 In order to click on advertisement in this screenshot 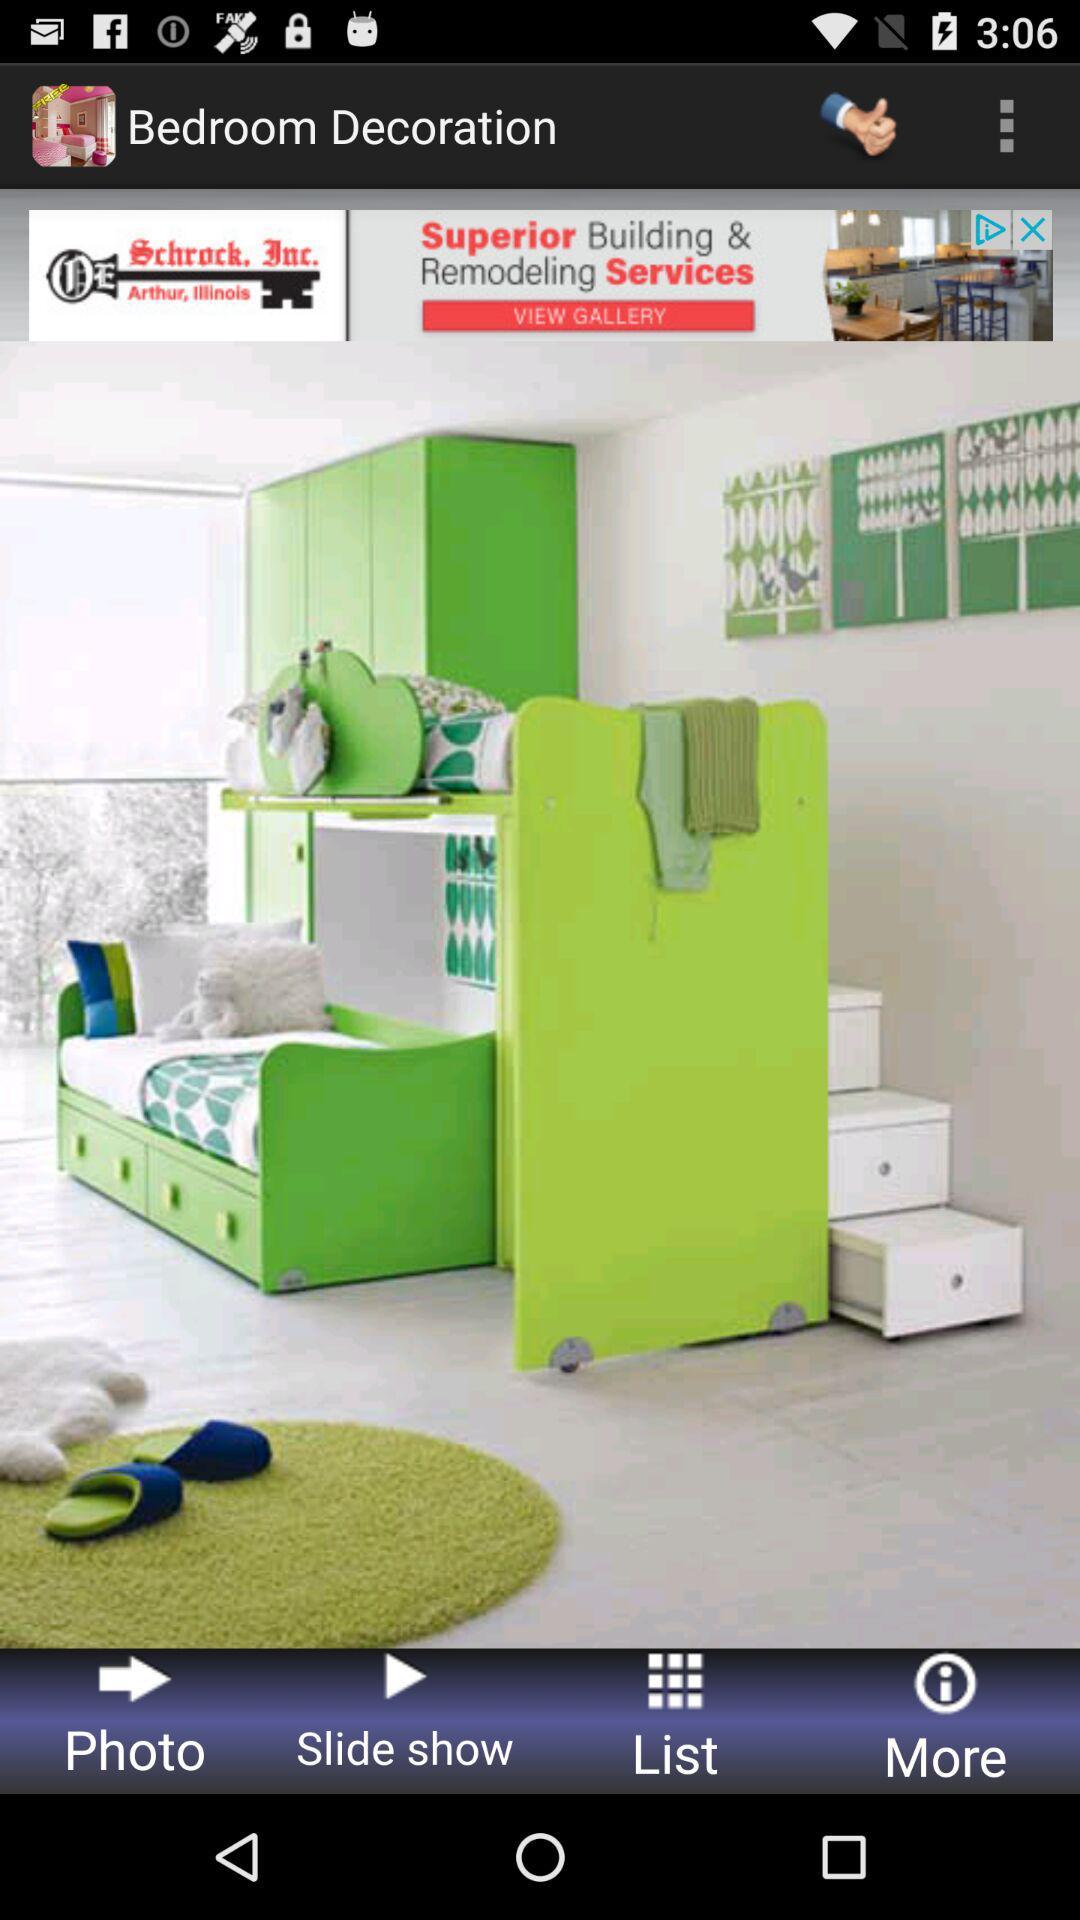, I will do `click(540, 274)`.